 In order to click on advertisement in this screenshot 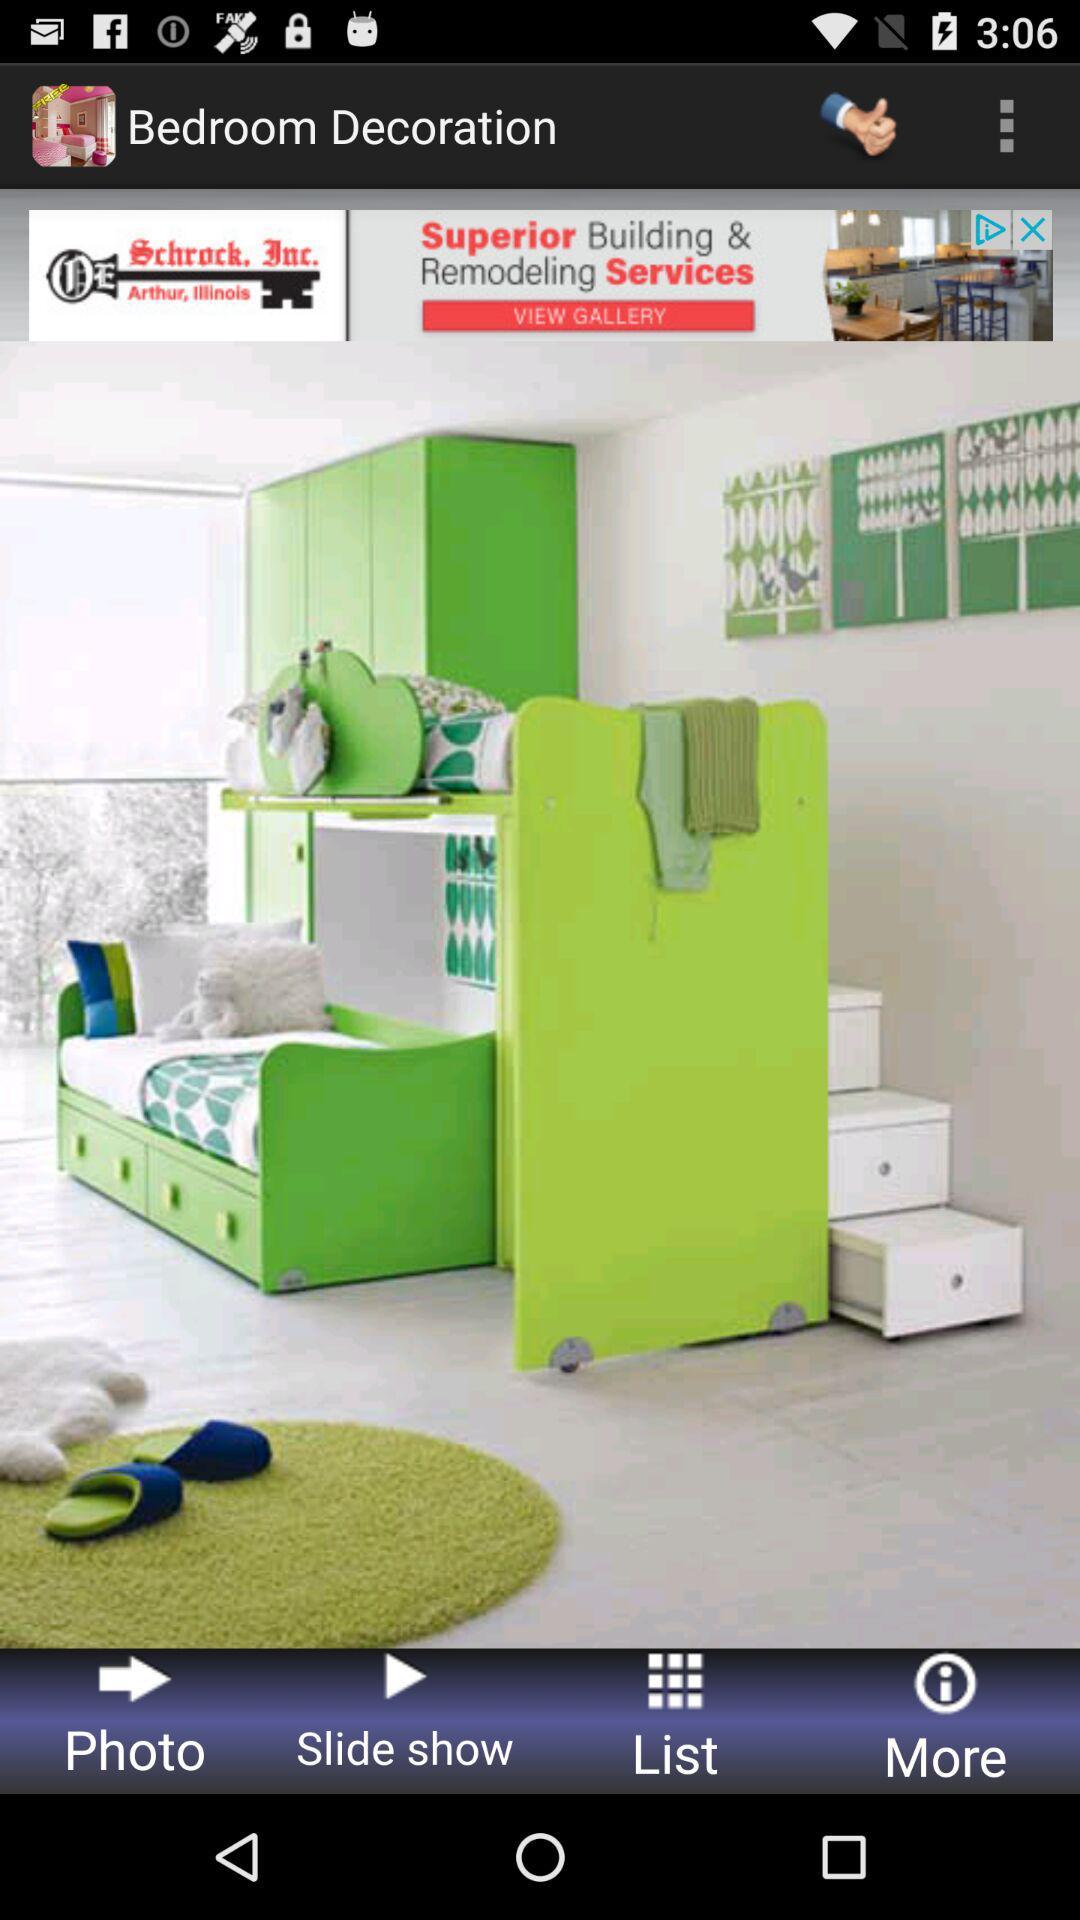, I will do `click(540, 274)`.